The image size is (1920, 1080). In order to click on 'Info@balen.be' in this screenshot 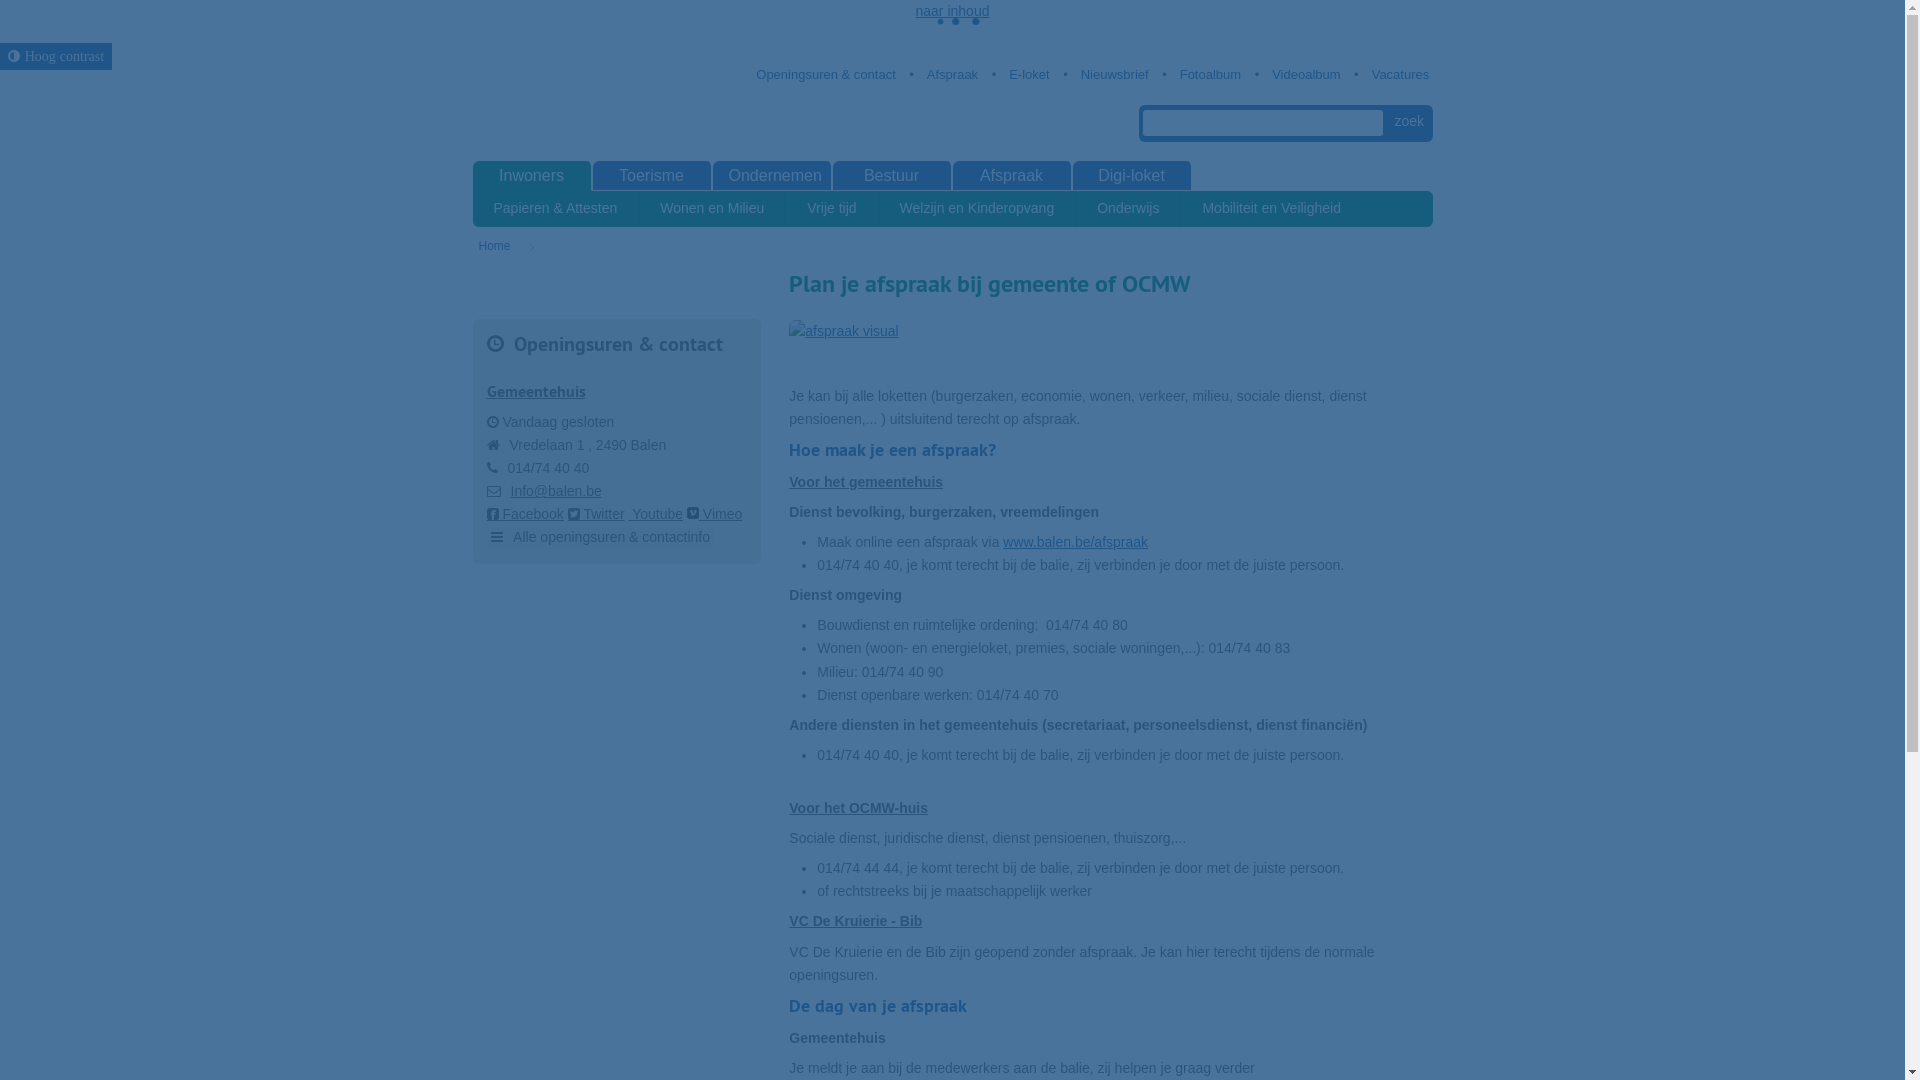, I will do `click(555, 490)`.